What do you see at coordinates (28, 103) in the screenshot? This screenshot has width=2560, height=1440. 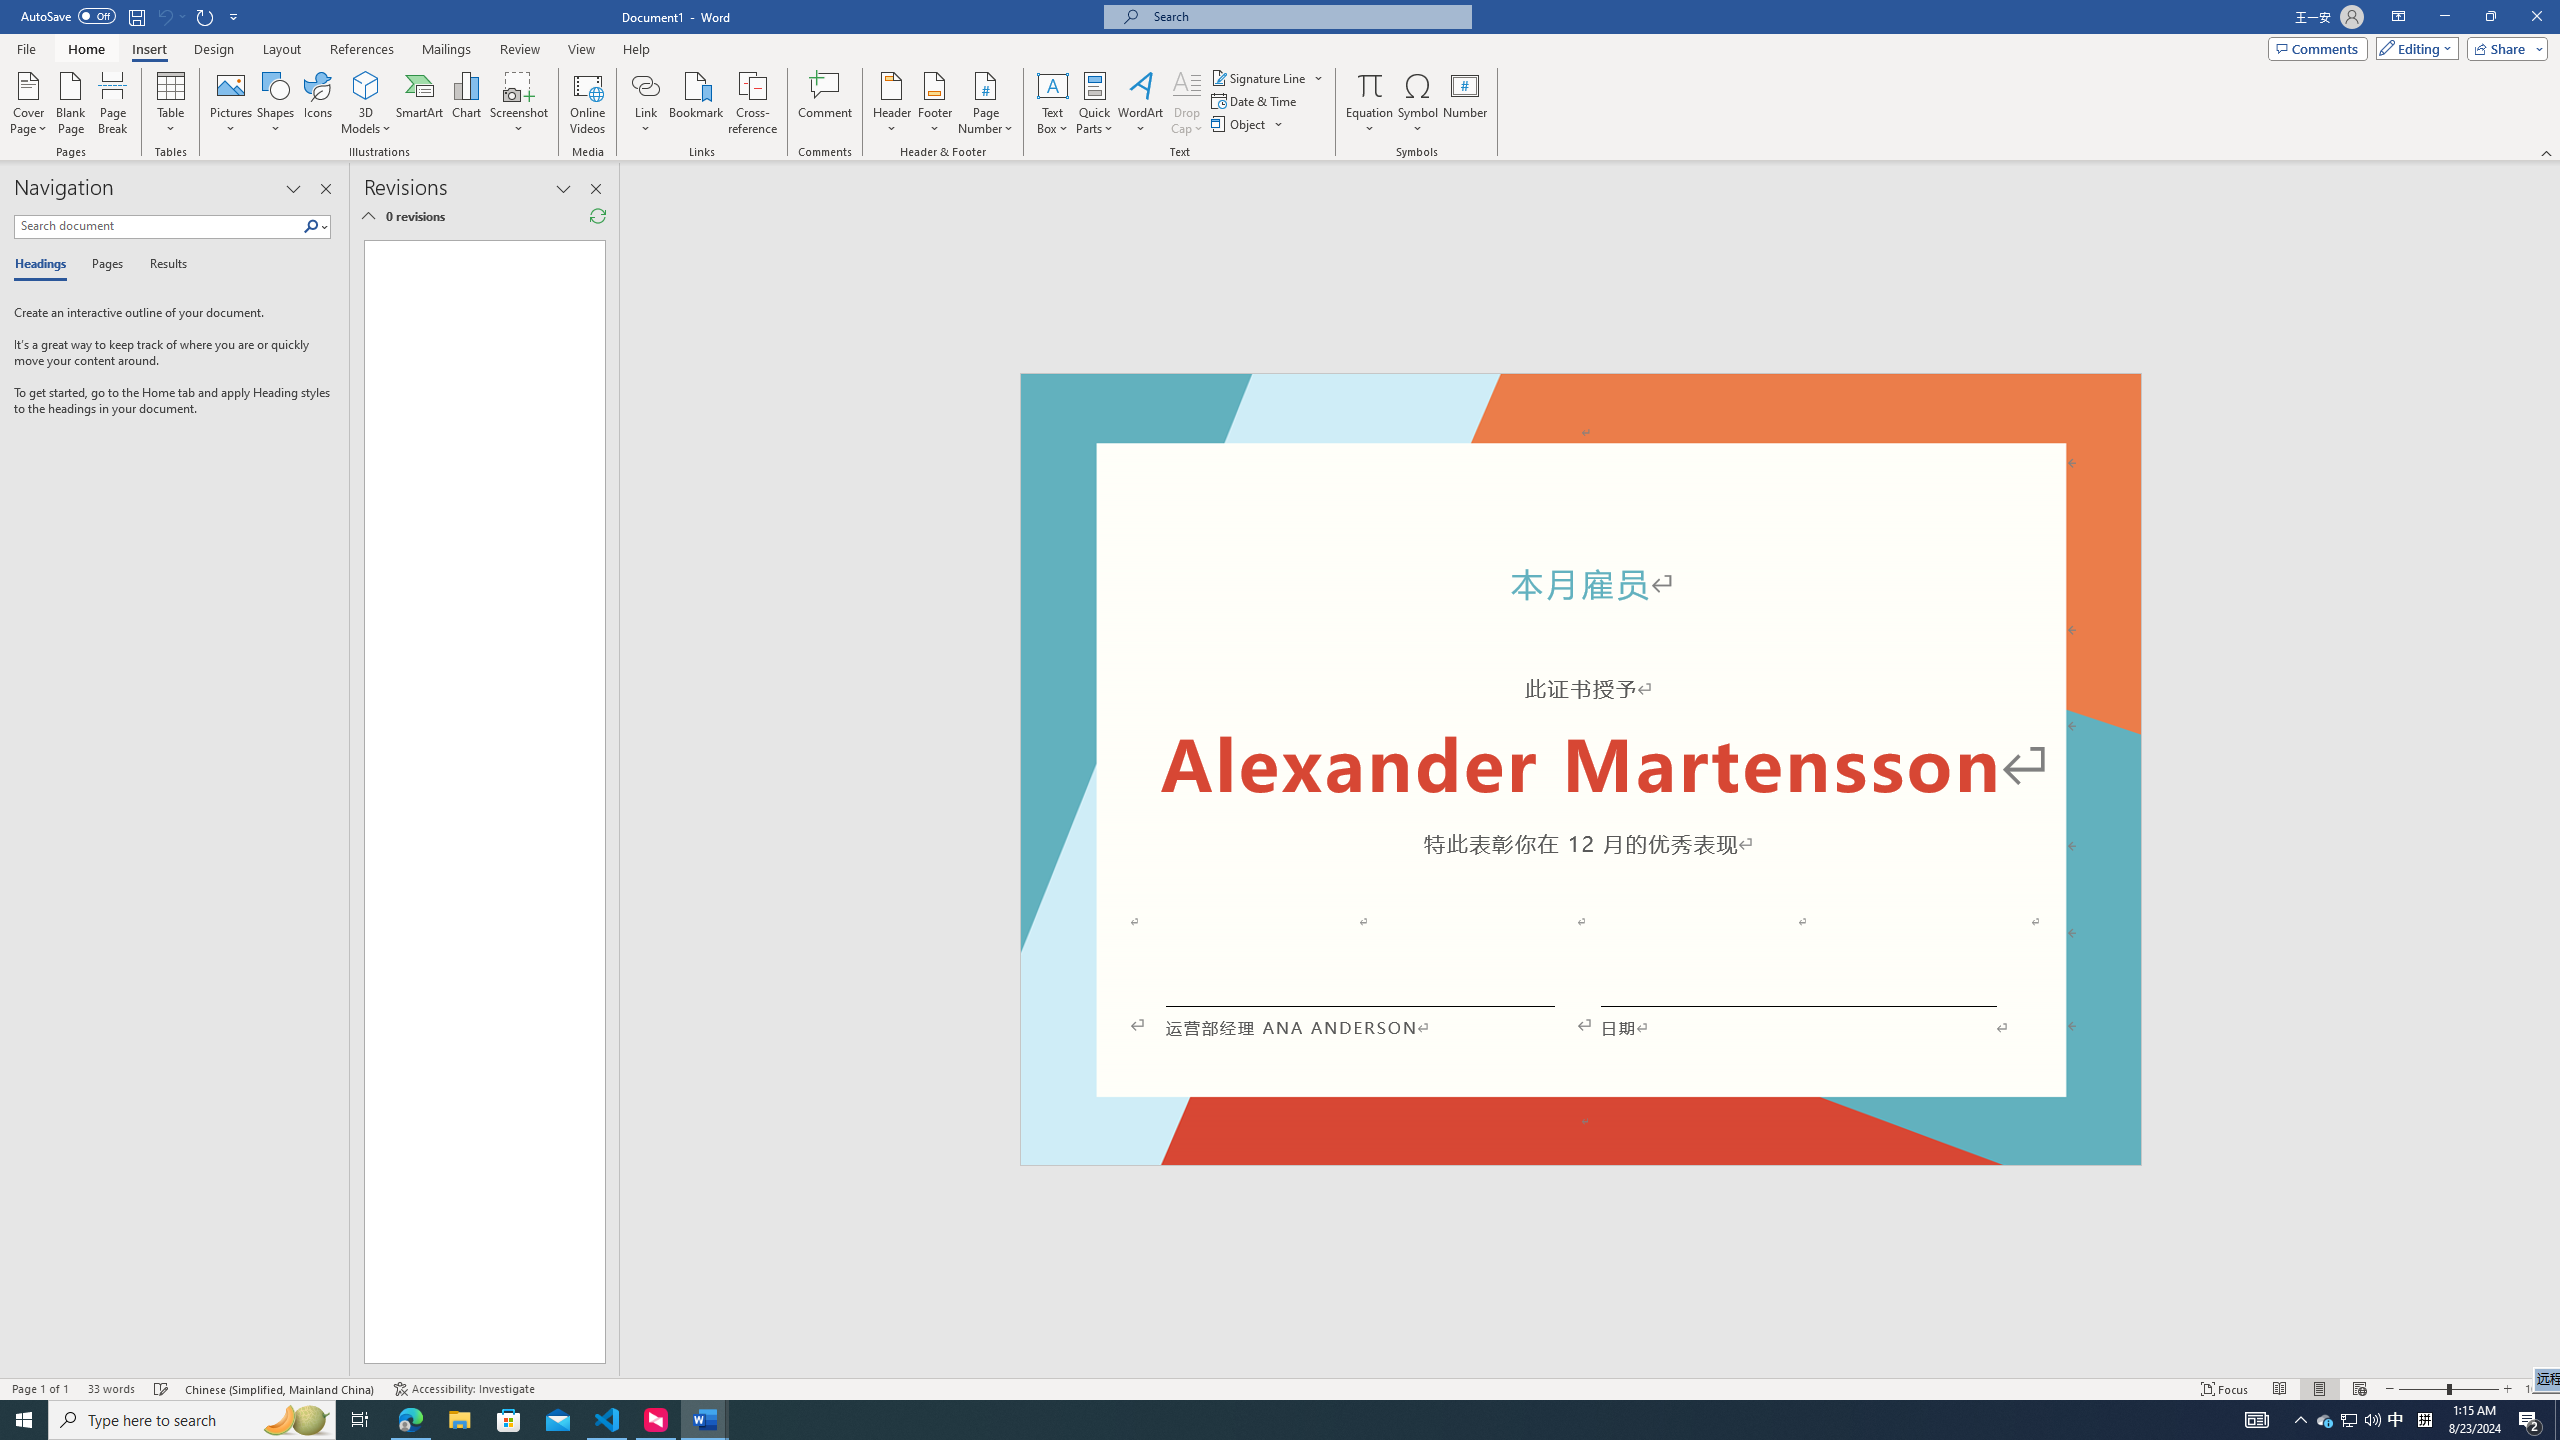 I see `'Cover Page'` at bounding box center [28, 103].